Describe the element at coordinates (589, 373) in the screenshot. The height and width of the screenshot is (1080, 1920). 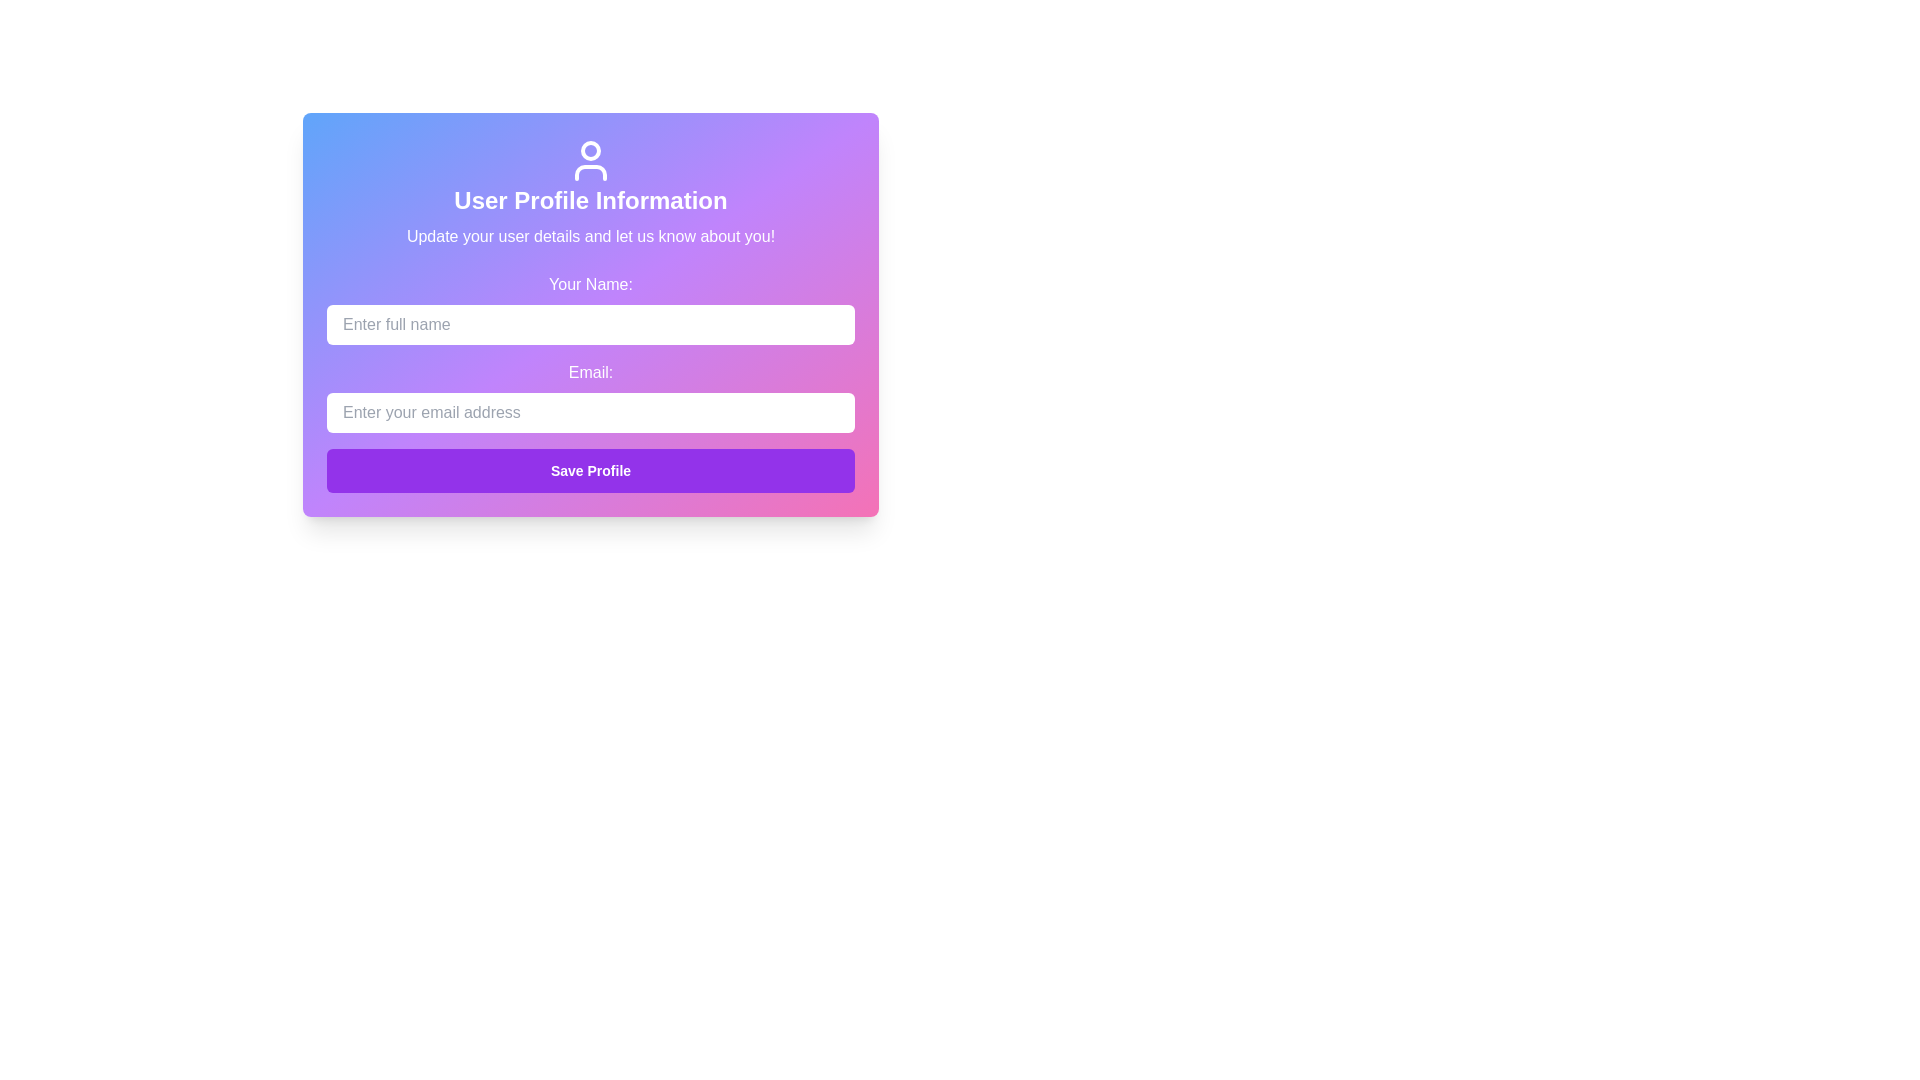
I see `the label text element that describes the email input field, which is located just above the email entry input in the modal window` at that location.